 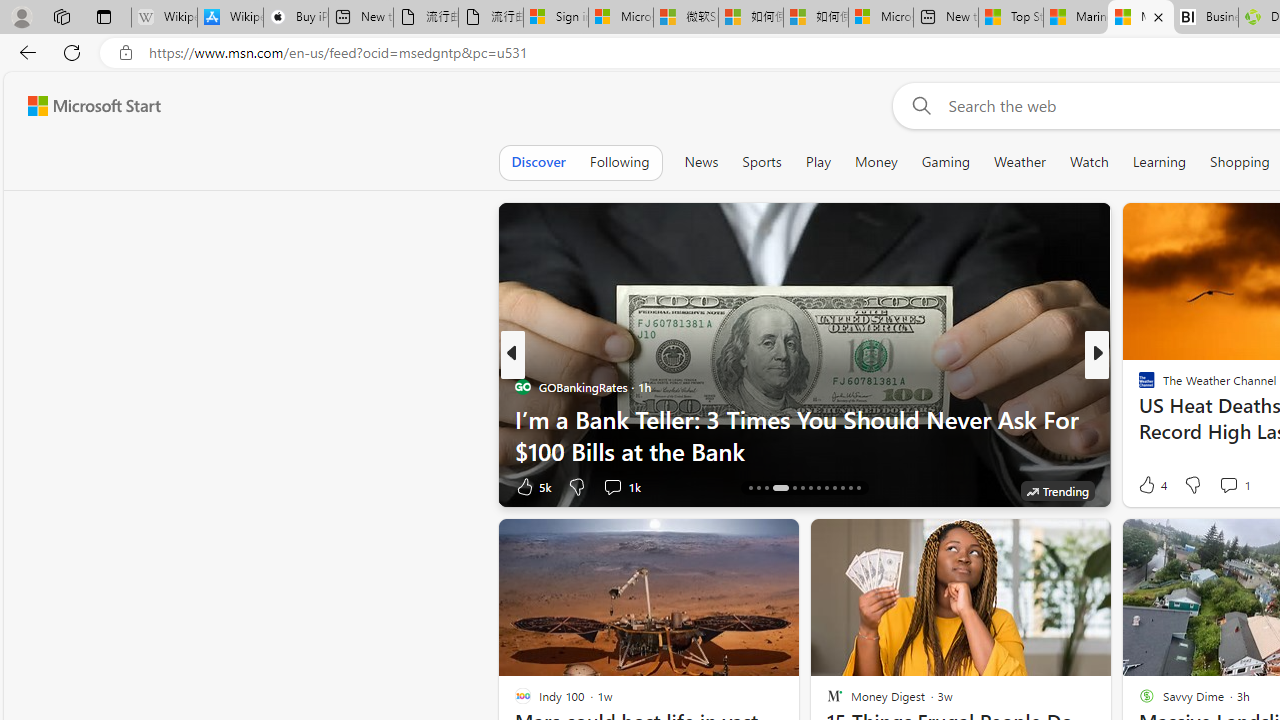 What do you see at coordinates (1234, 486) in the screenshot?
I see `'View comments 3 Comment'` at bounding box center [1234, 486].